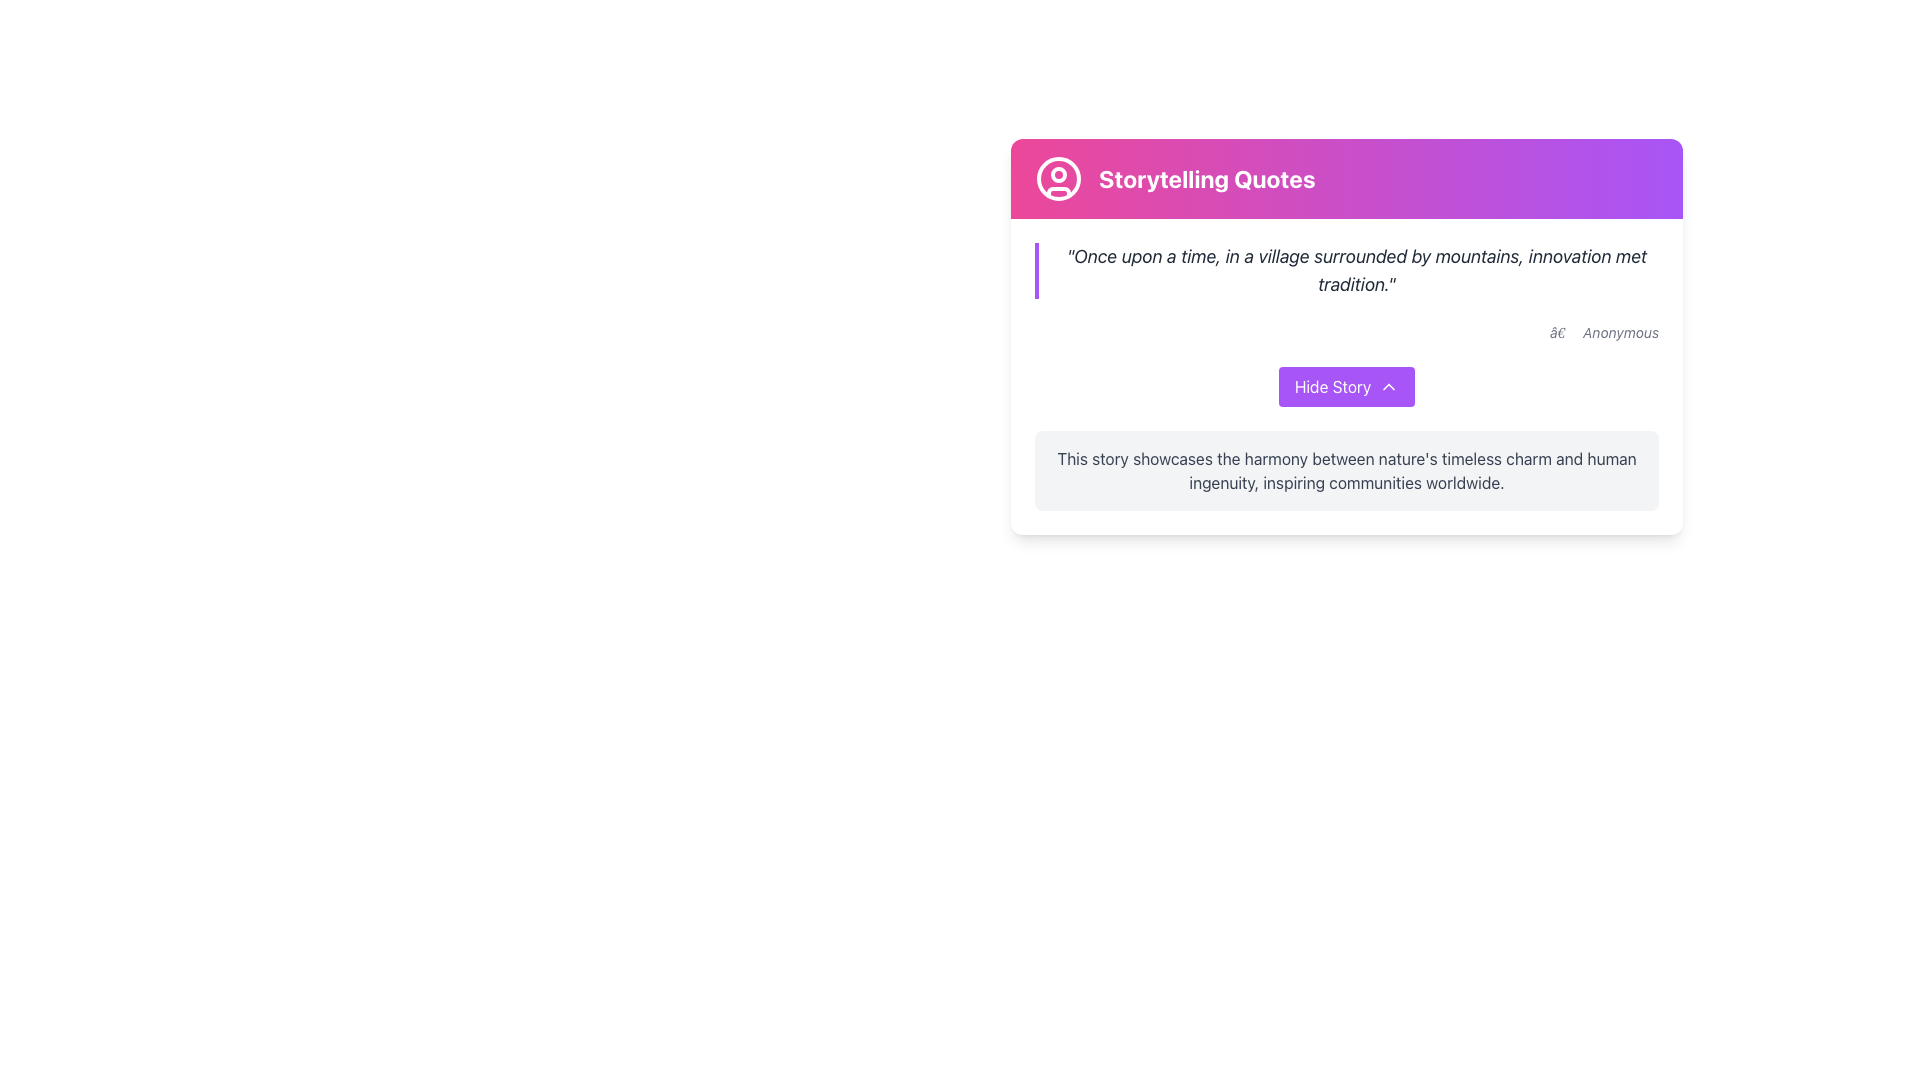 Image resolution: width=1920 pixels, height=1080 pixels. What do you see at coordinates (1058, 177) in the screenshot?
I see `the user icon SVG graphic, which is a large circular frame with a silhouette of a person in white against a pink background, located at the far left of the title 'Storytelling Quotes'` at bounding box center [1058, 177].